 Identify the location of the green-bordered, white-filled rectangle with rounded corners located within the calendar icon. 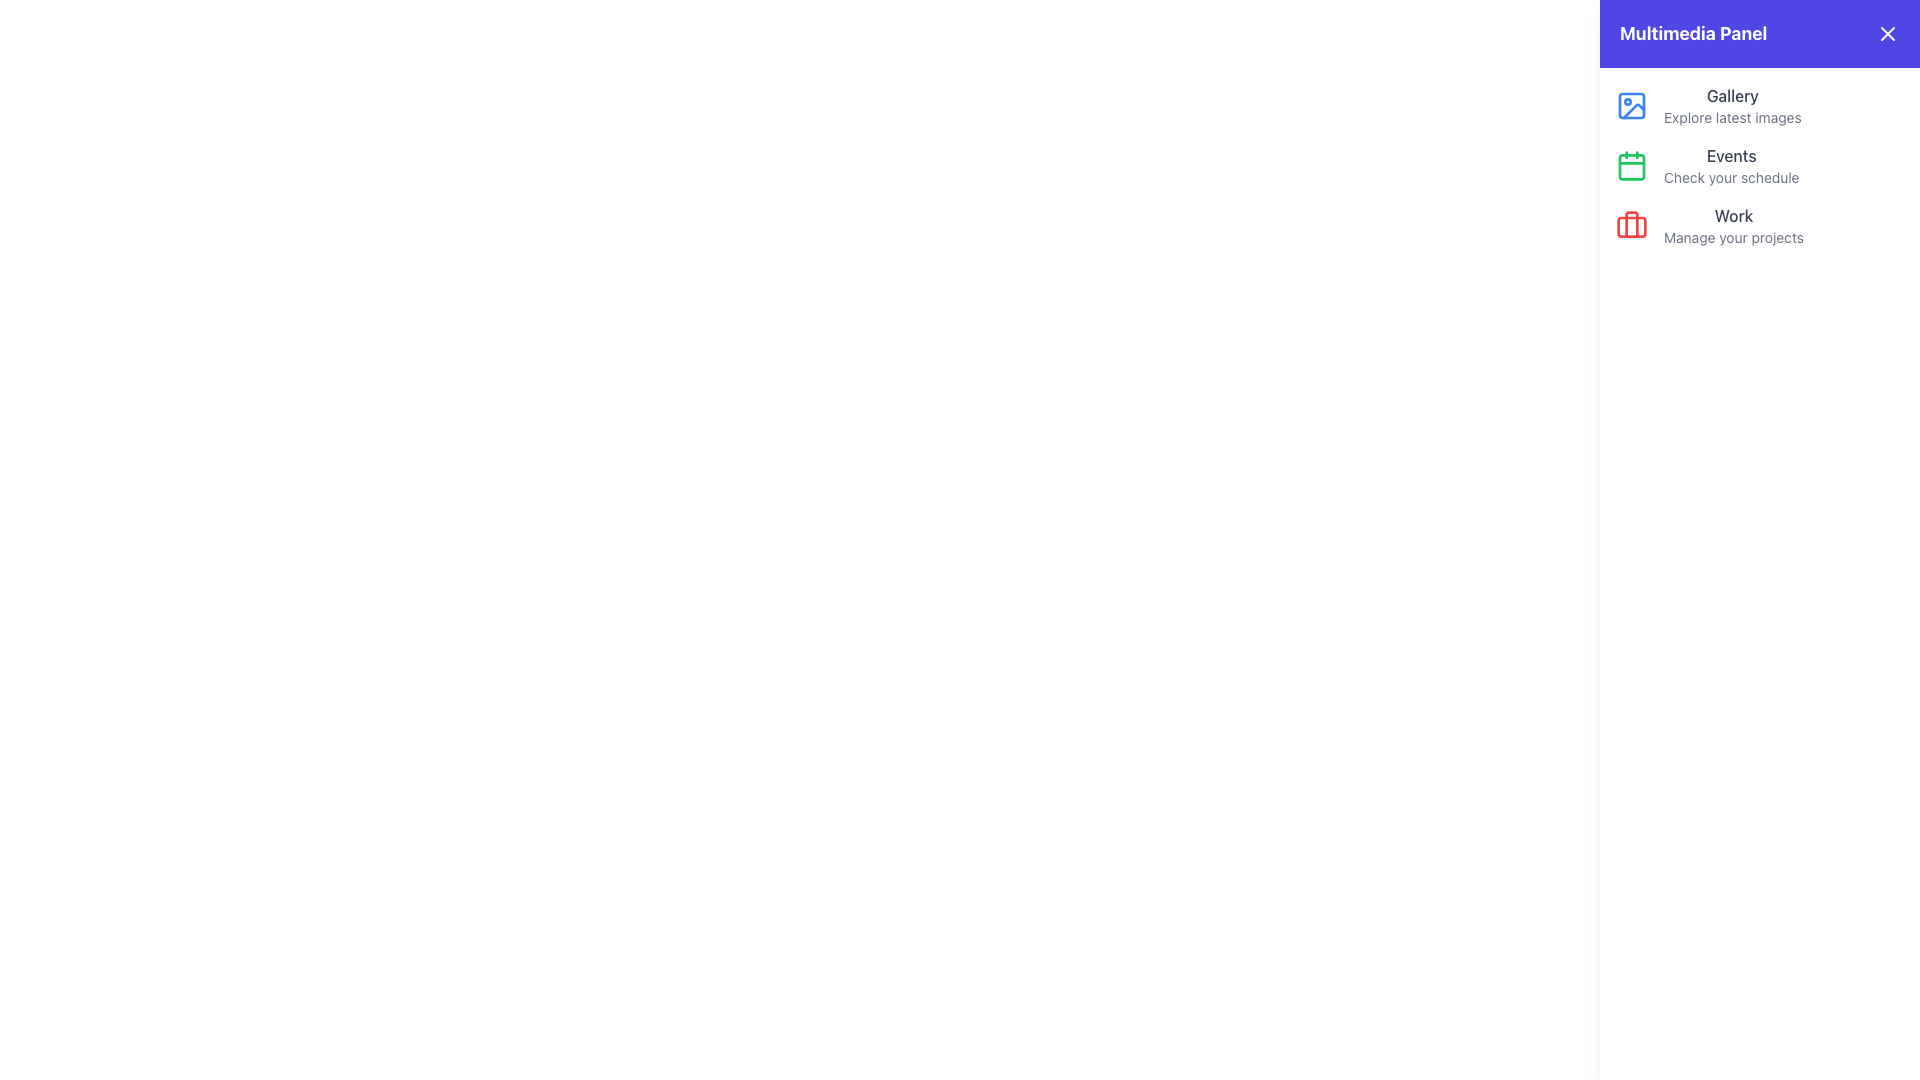
(1632, 165).